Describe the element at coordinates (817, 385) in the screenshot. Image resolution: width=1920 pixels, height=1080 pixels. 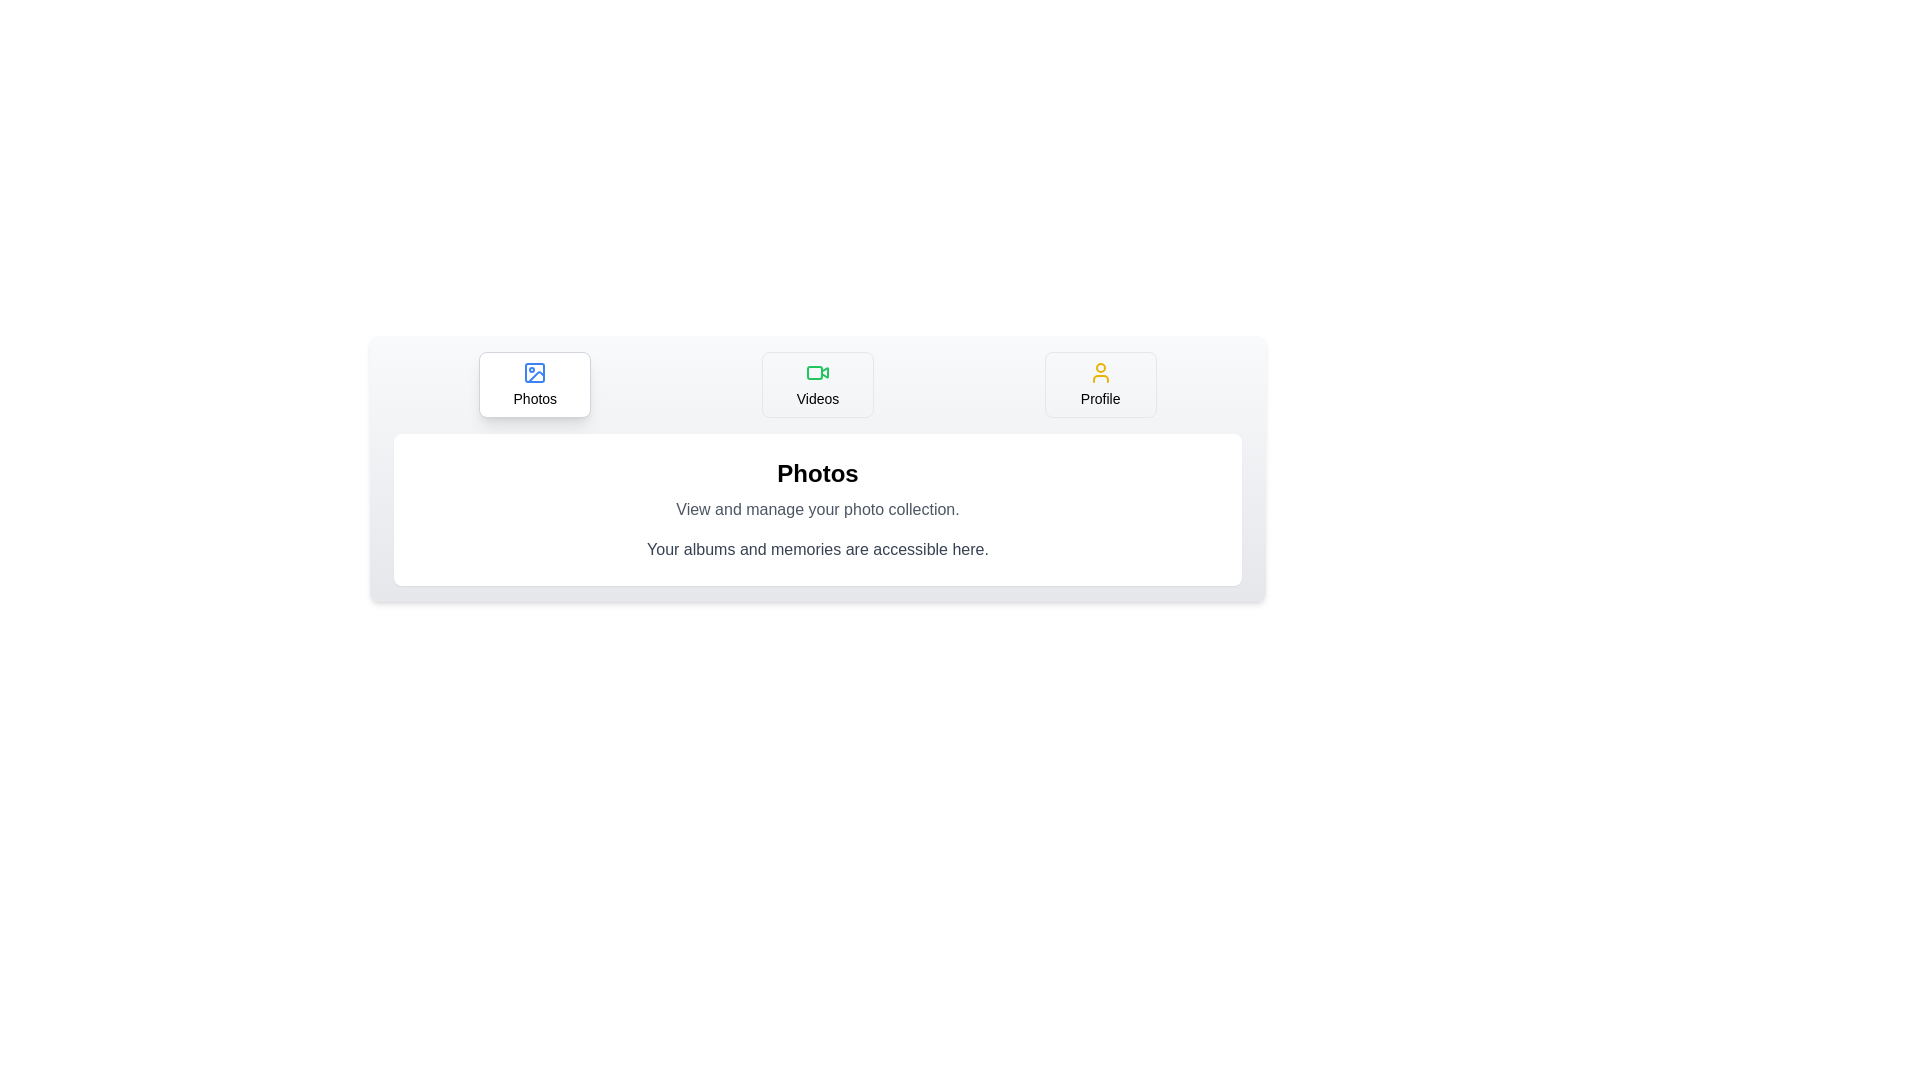
I see `the Videos tab by clicking on its button` at that location.